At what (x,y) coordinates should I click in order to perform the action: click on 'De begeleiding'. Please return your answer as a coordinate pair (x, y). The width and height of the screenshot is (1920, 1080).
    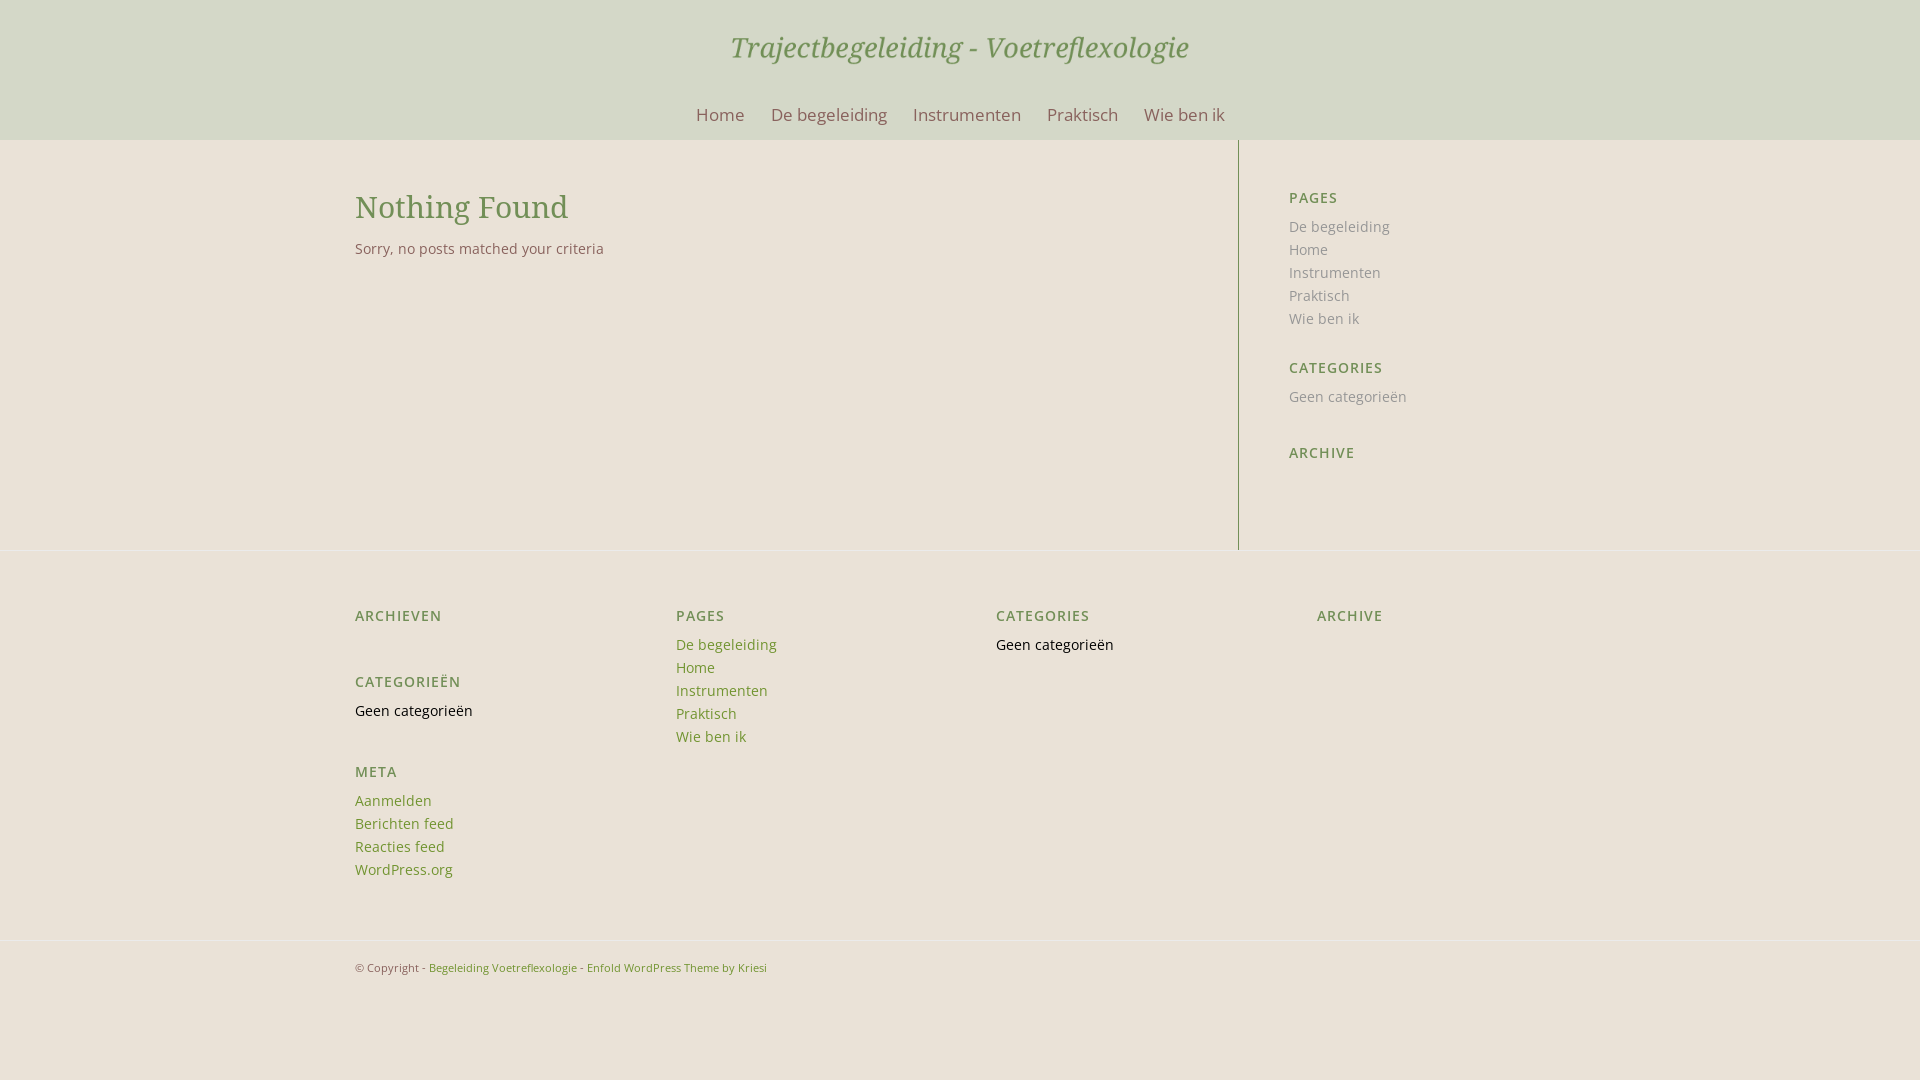
    Looking at the image, I should click on (1339, 225).